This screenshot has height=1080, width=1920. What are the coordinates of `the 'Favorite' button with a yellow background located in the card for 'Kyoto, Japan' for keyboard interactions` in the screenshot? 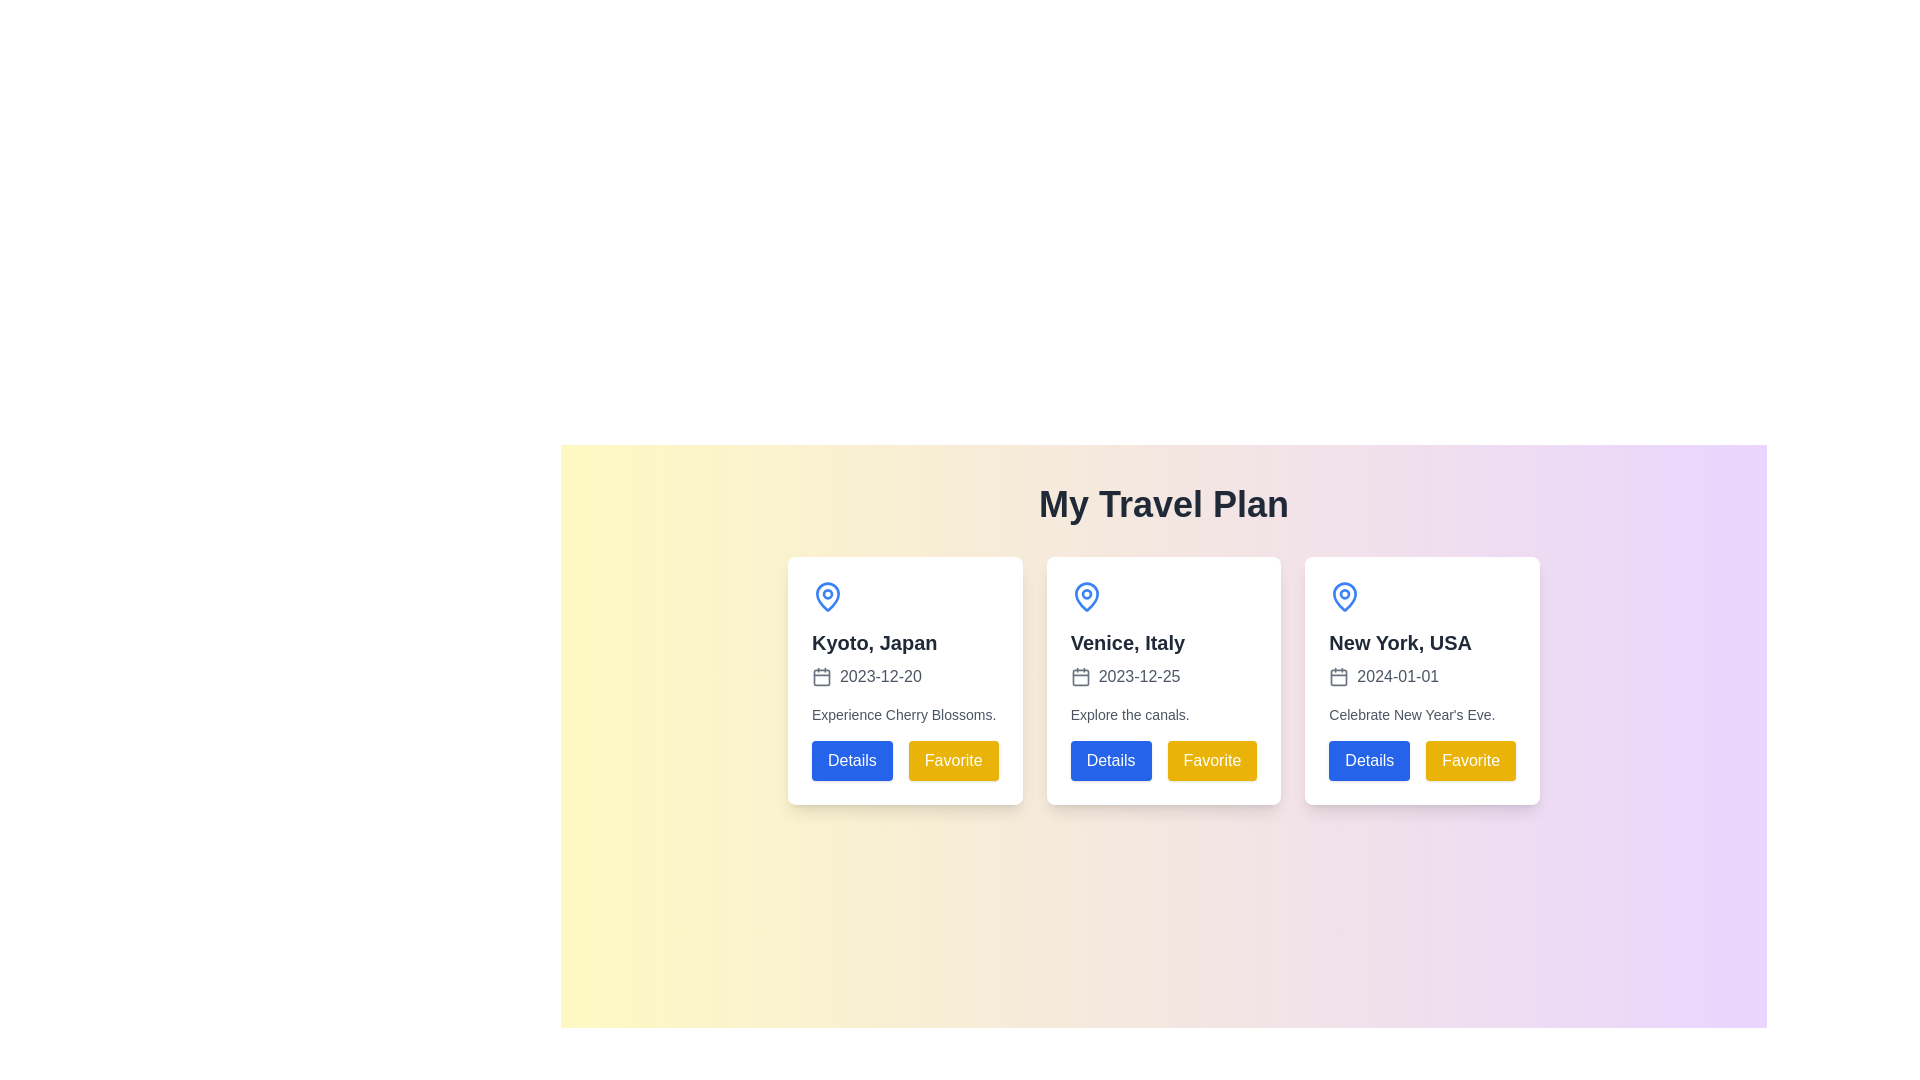 It's located at (952, 760).